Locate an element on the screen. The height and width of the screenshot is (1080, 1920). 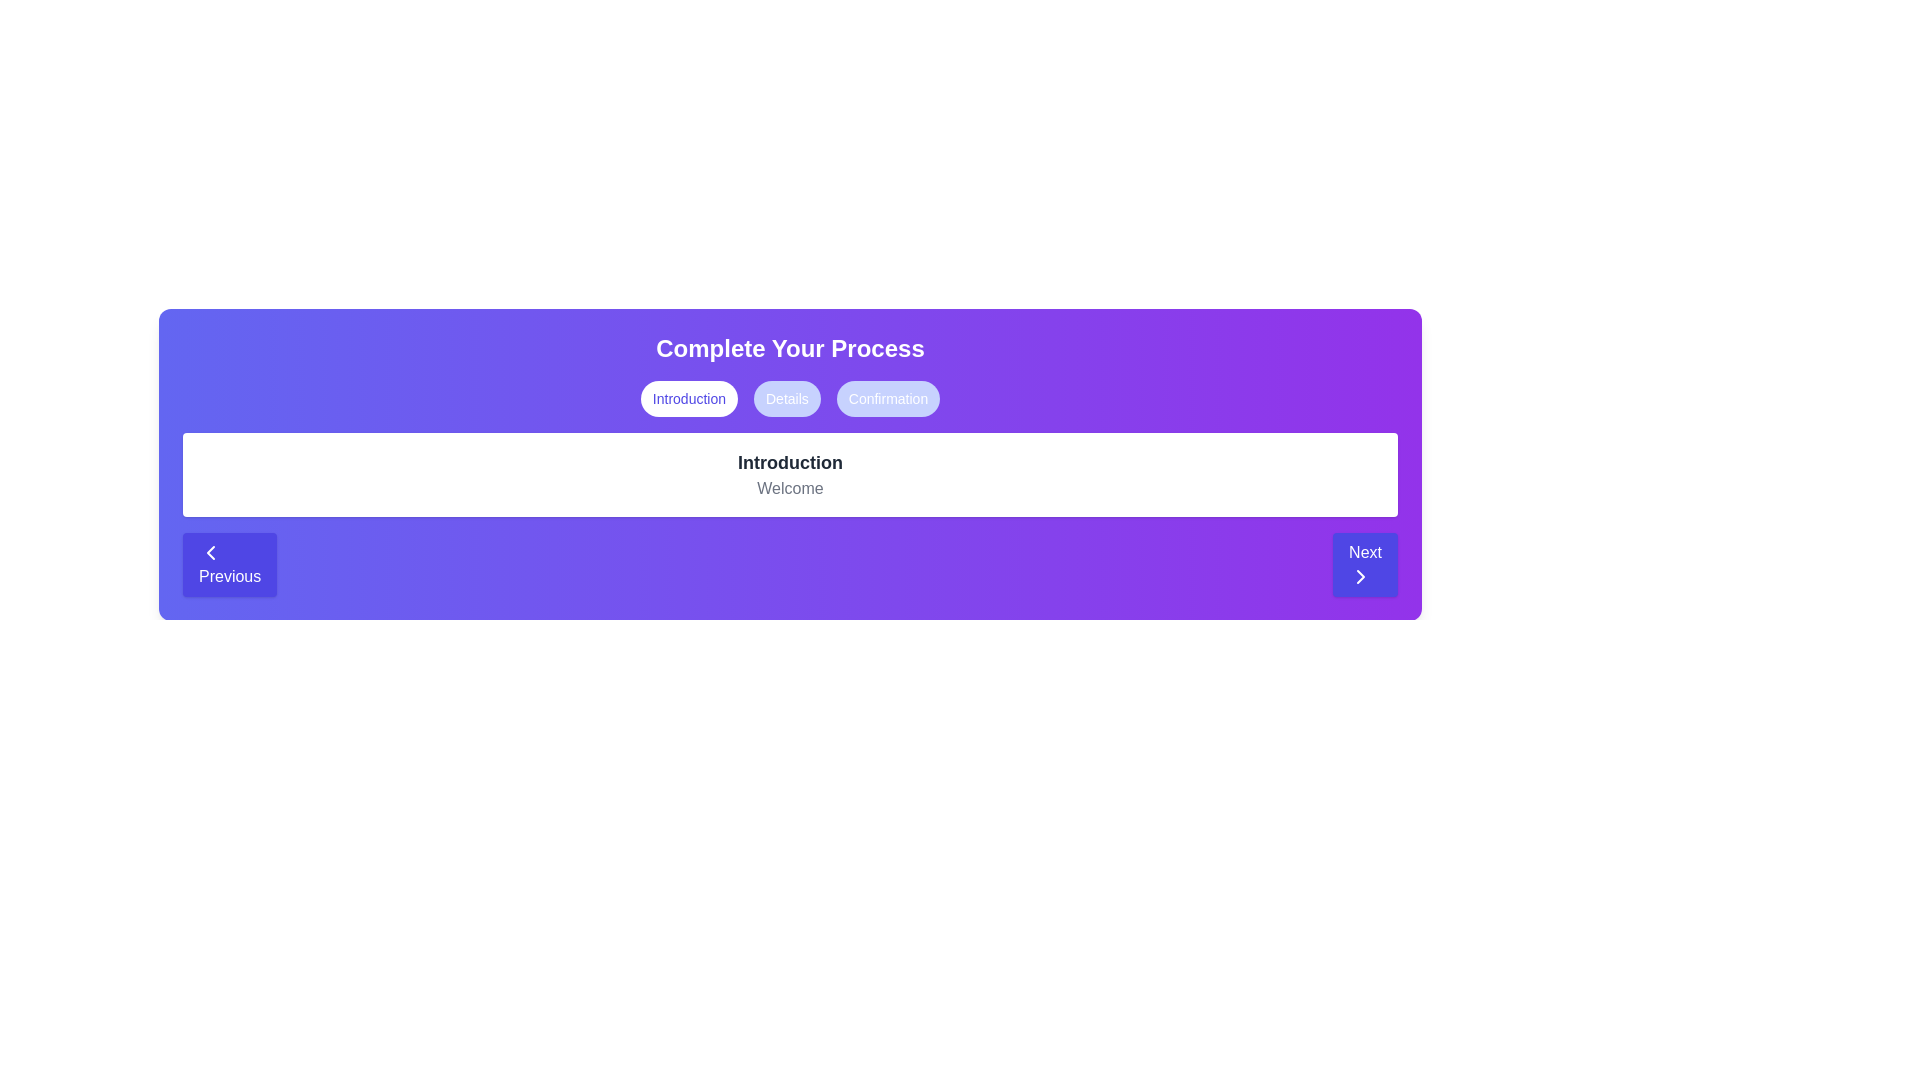
the prominently styled text label 'Introduction', which is bold and larger than surrounding elements is located at coordinates (789, 462).